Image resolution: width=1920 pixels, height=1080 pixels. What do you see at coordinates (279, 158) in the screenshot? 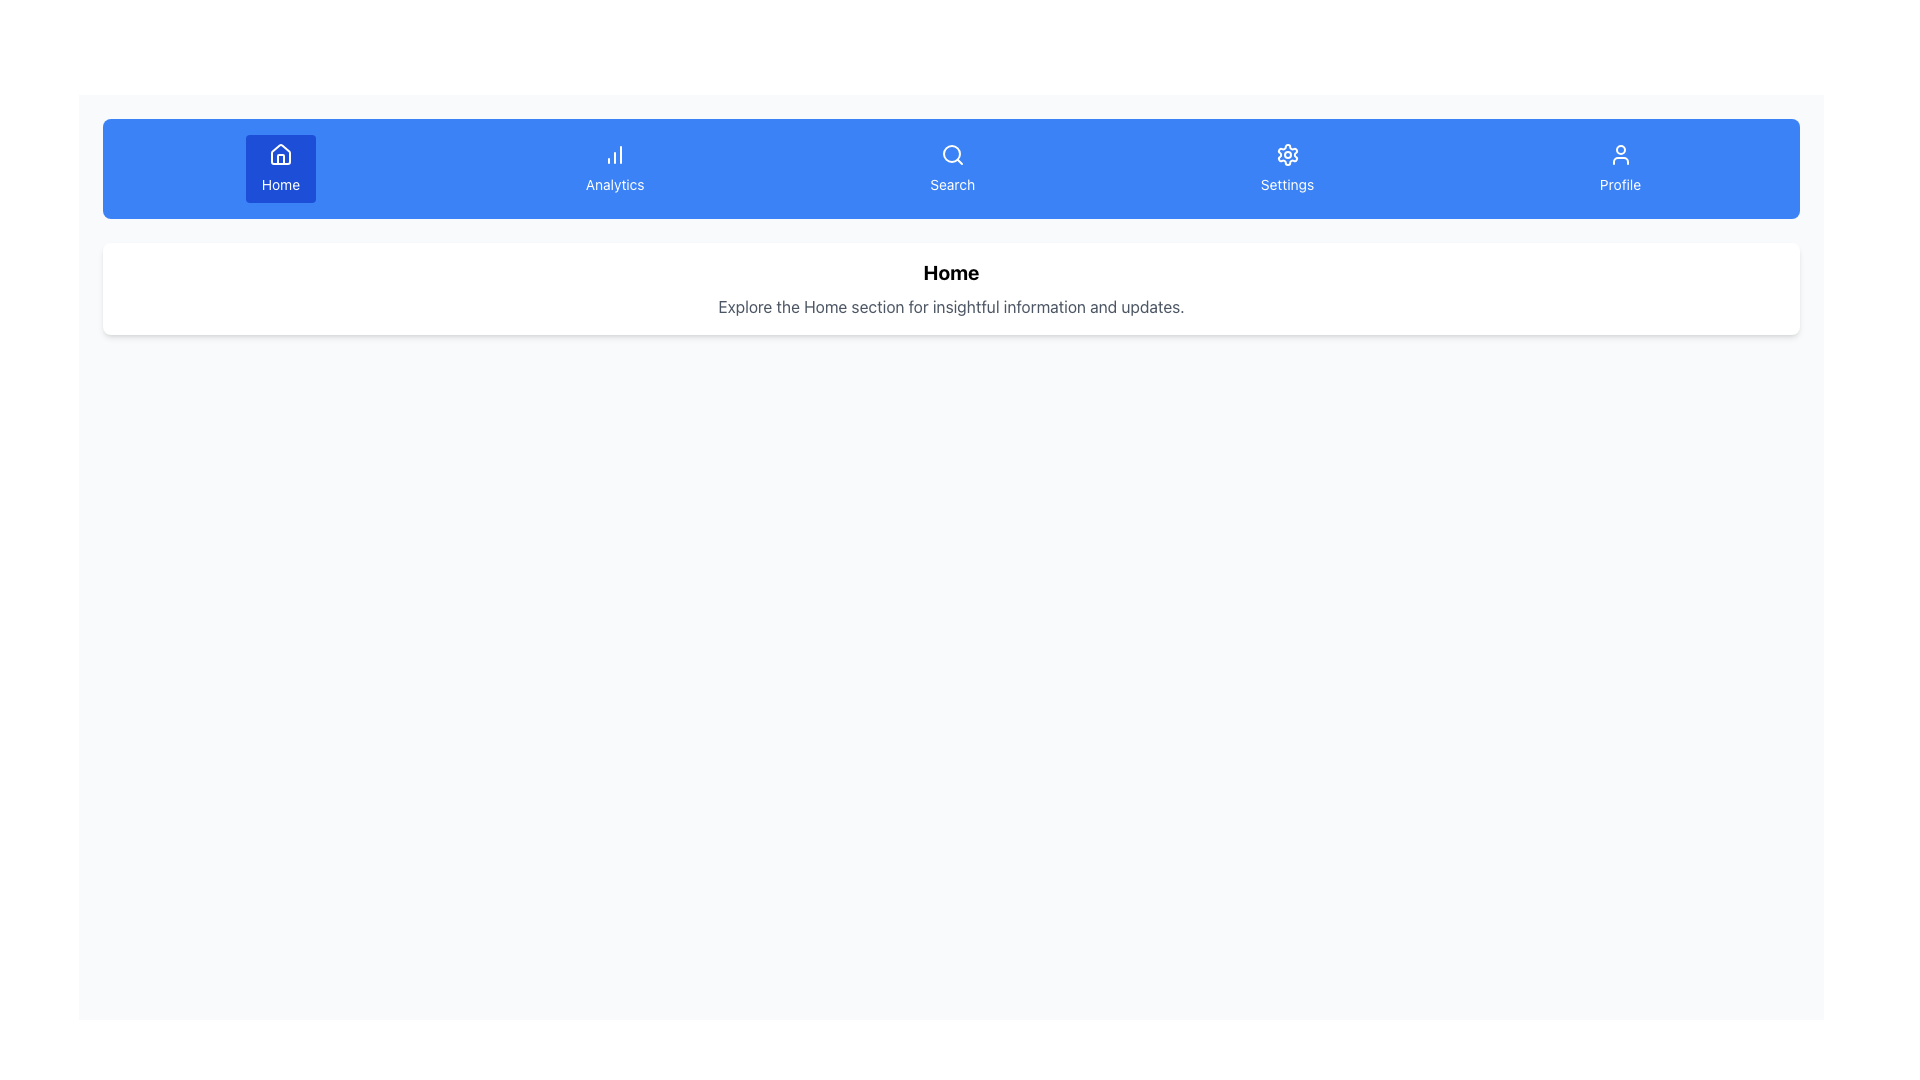
I see `the 'Home' icon in the navigation bar, which is represented by a square button with a blue background and a 'Home' label below it` at bounding box center [279, 158].